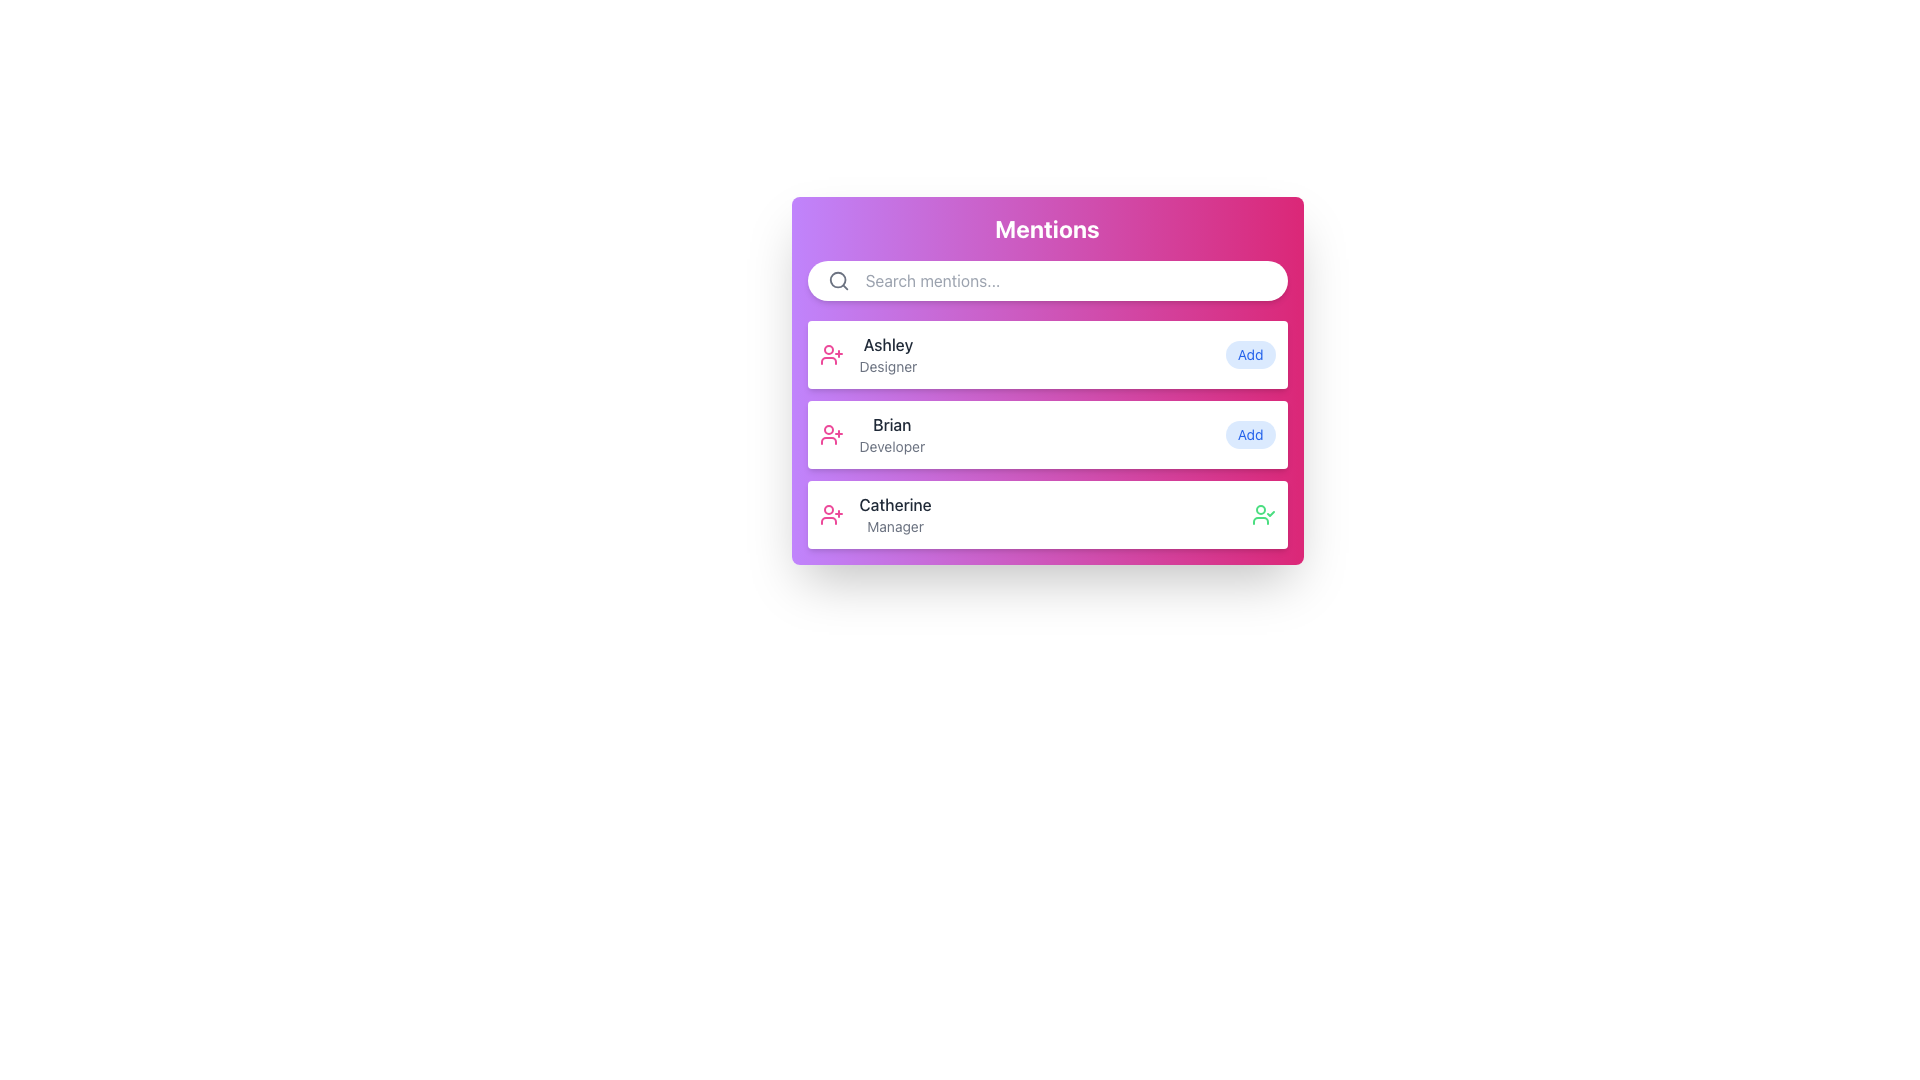 The image size is (1920, 1080). Describe the element at coordinates (1262, 514) in the screenshot. I see `the green user silhouette icon with a checkmark next to 'Catherine', the Manager` at that location.